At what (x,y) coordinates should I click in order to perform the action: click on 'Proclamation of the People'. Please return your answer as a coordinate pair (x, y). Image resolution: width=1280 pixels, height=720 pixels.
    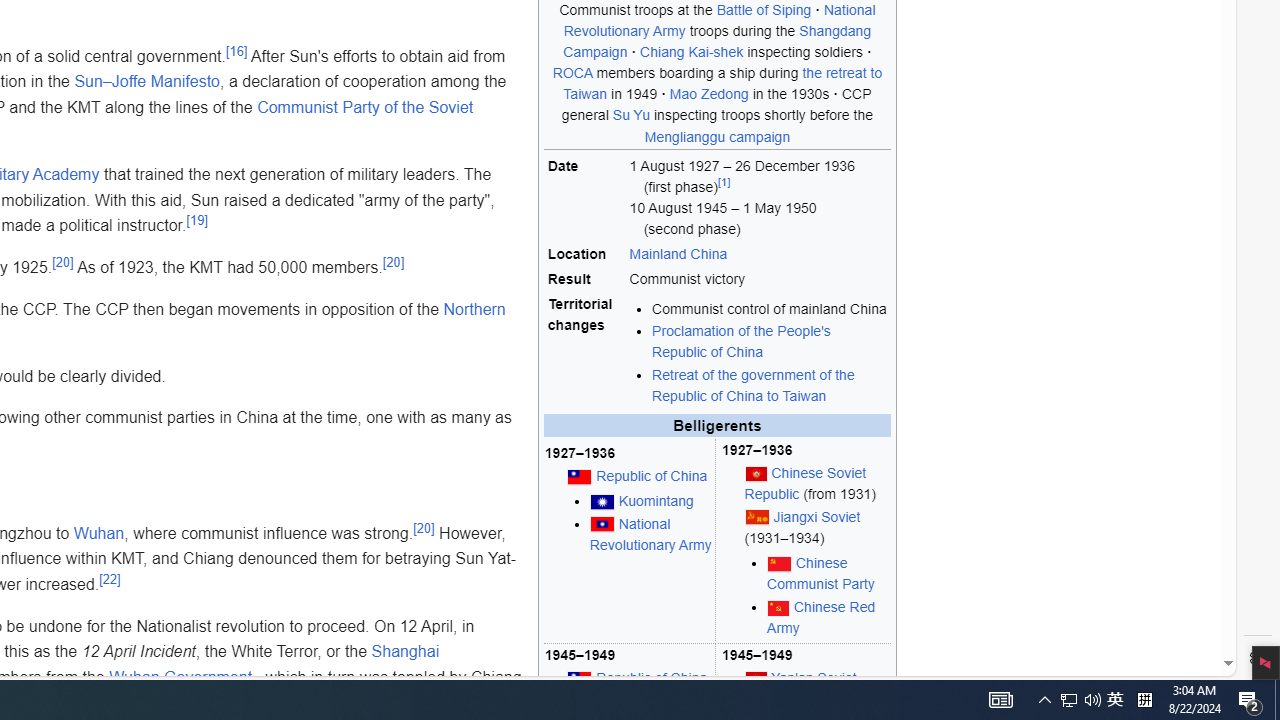
    Looking at the image, I should click on (740, 341).